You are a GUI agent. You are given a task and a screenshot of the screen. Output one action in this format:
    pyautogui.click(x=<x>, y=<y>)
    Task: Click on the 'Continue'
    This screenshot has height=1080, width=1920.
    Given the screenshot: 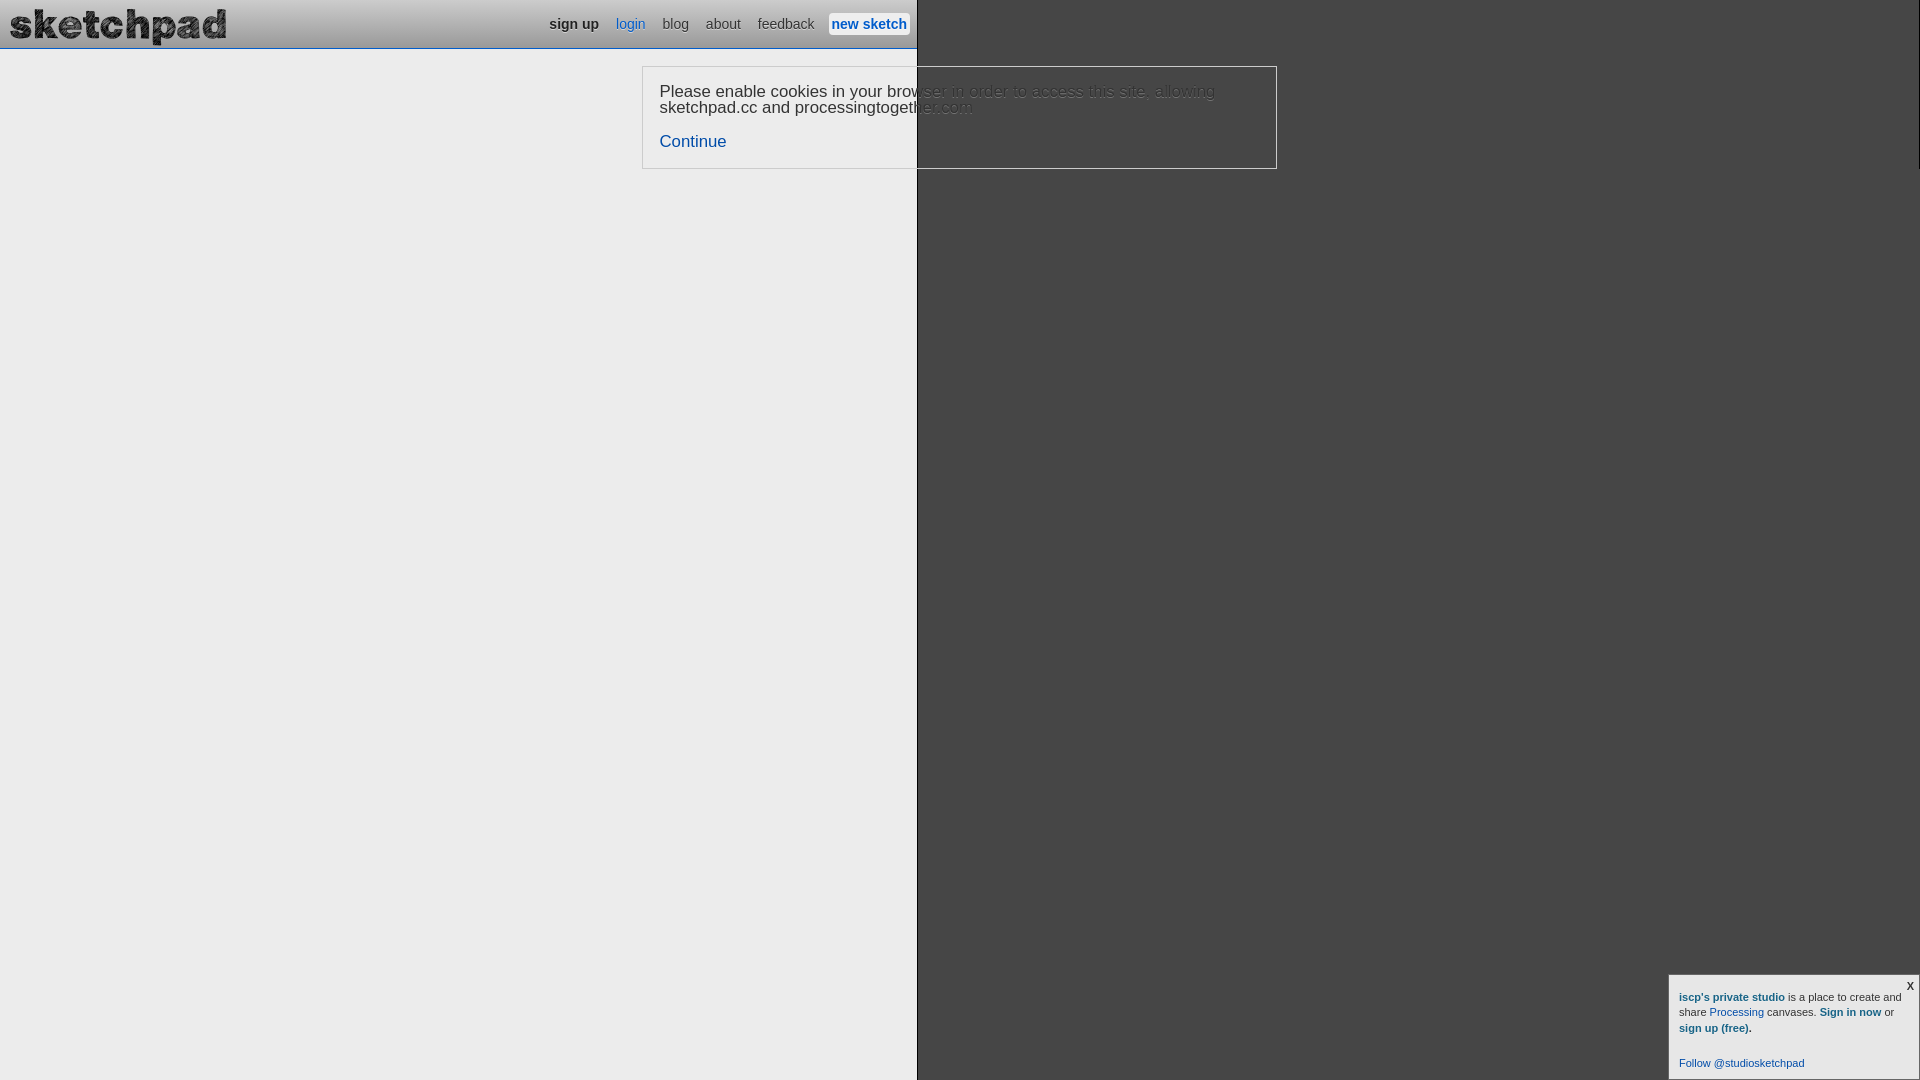 What is the action you would take?
    pyautogui.click(x=660, y=140)
    